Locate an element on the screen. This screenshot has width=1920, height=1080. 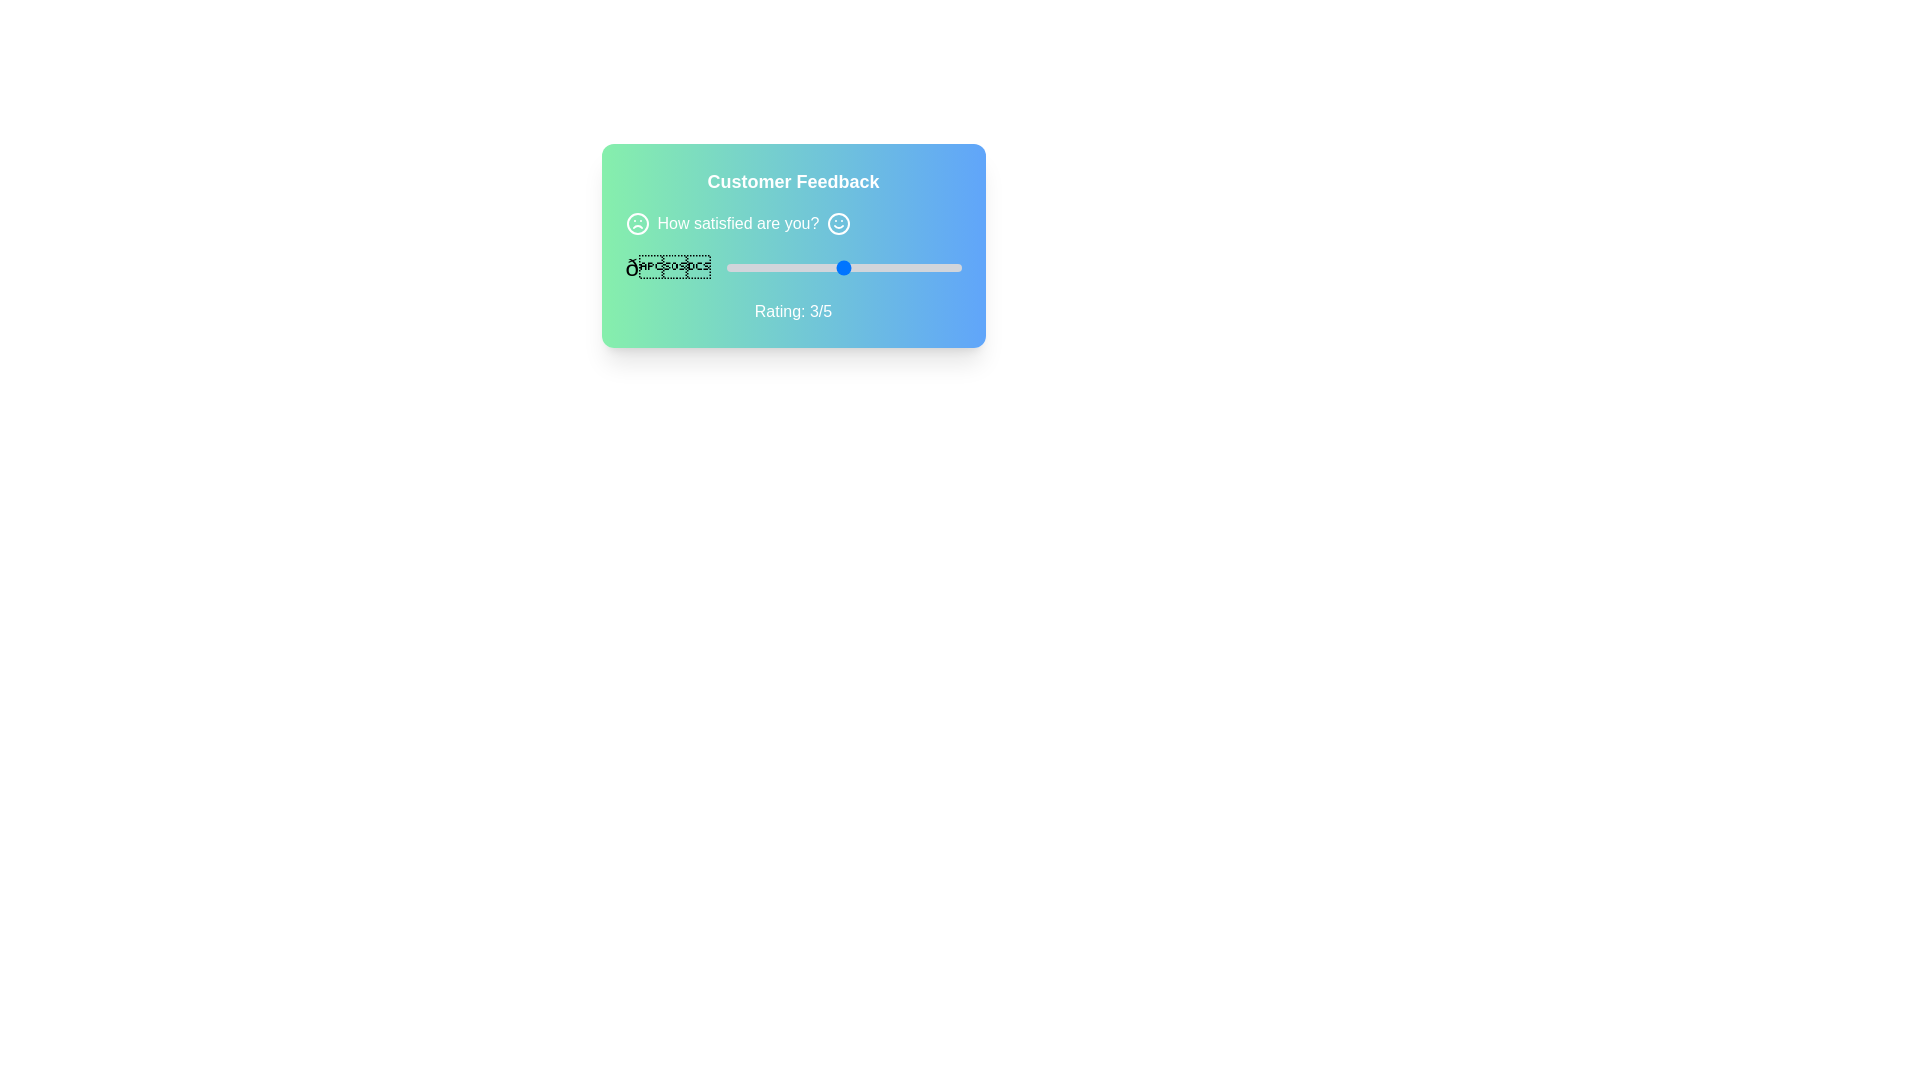
the Unicode or emoji-like textual symbol displayed on the left side of the user feedback section, which is associated with user satisfaction is located at coordinates (668, 266).